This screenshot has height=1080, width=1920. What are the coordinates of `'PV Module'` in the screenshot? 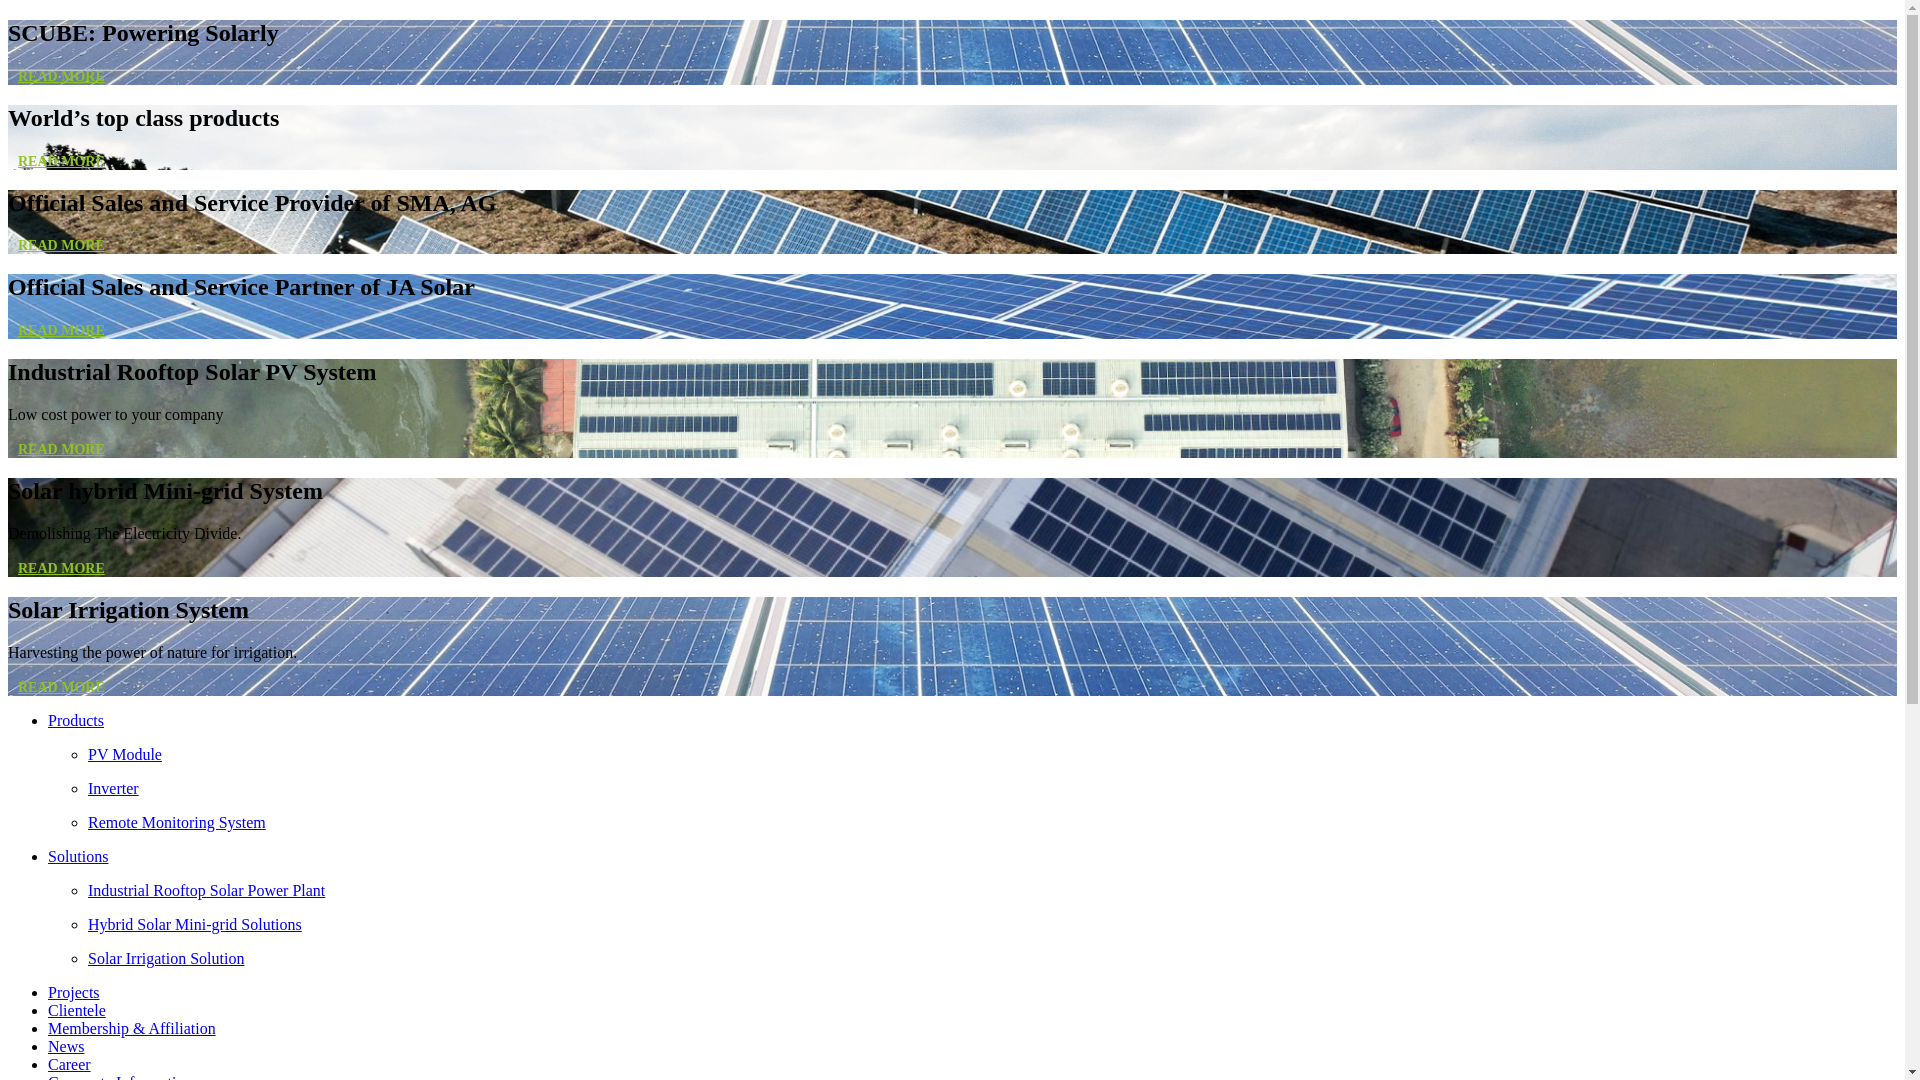 It's located at (992, 755).